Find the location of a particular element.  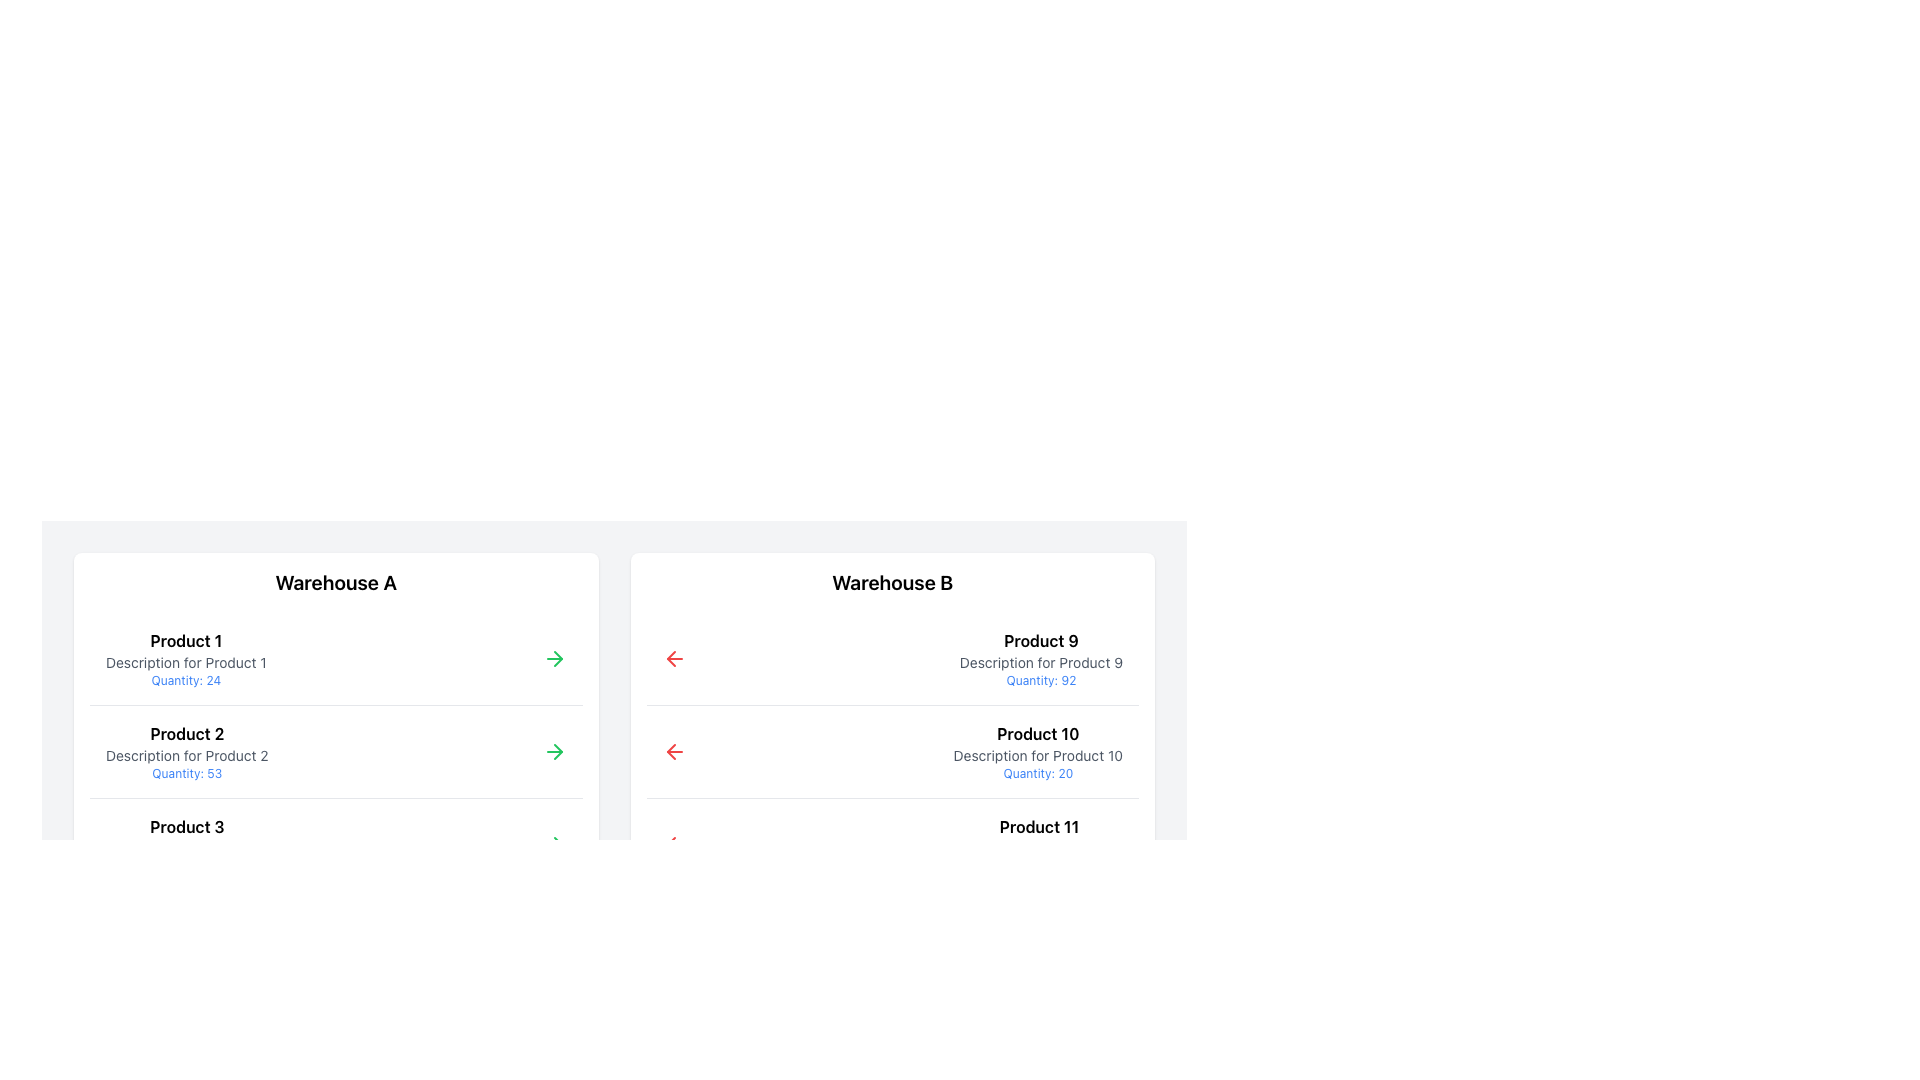

the text element displaying 'Description for Product 10', which is styled in smaller gray font and located below the main title 'Product 10' is located at coordinates (1038, 756).